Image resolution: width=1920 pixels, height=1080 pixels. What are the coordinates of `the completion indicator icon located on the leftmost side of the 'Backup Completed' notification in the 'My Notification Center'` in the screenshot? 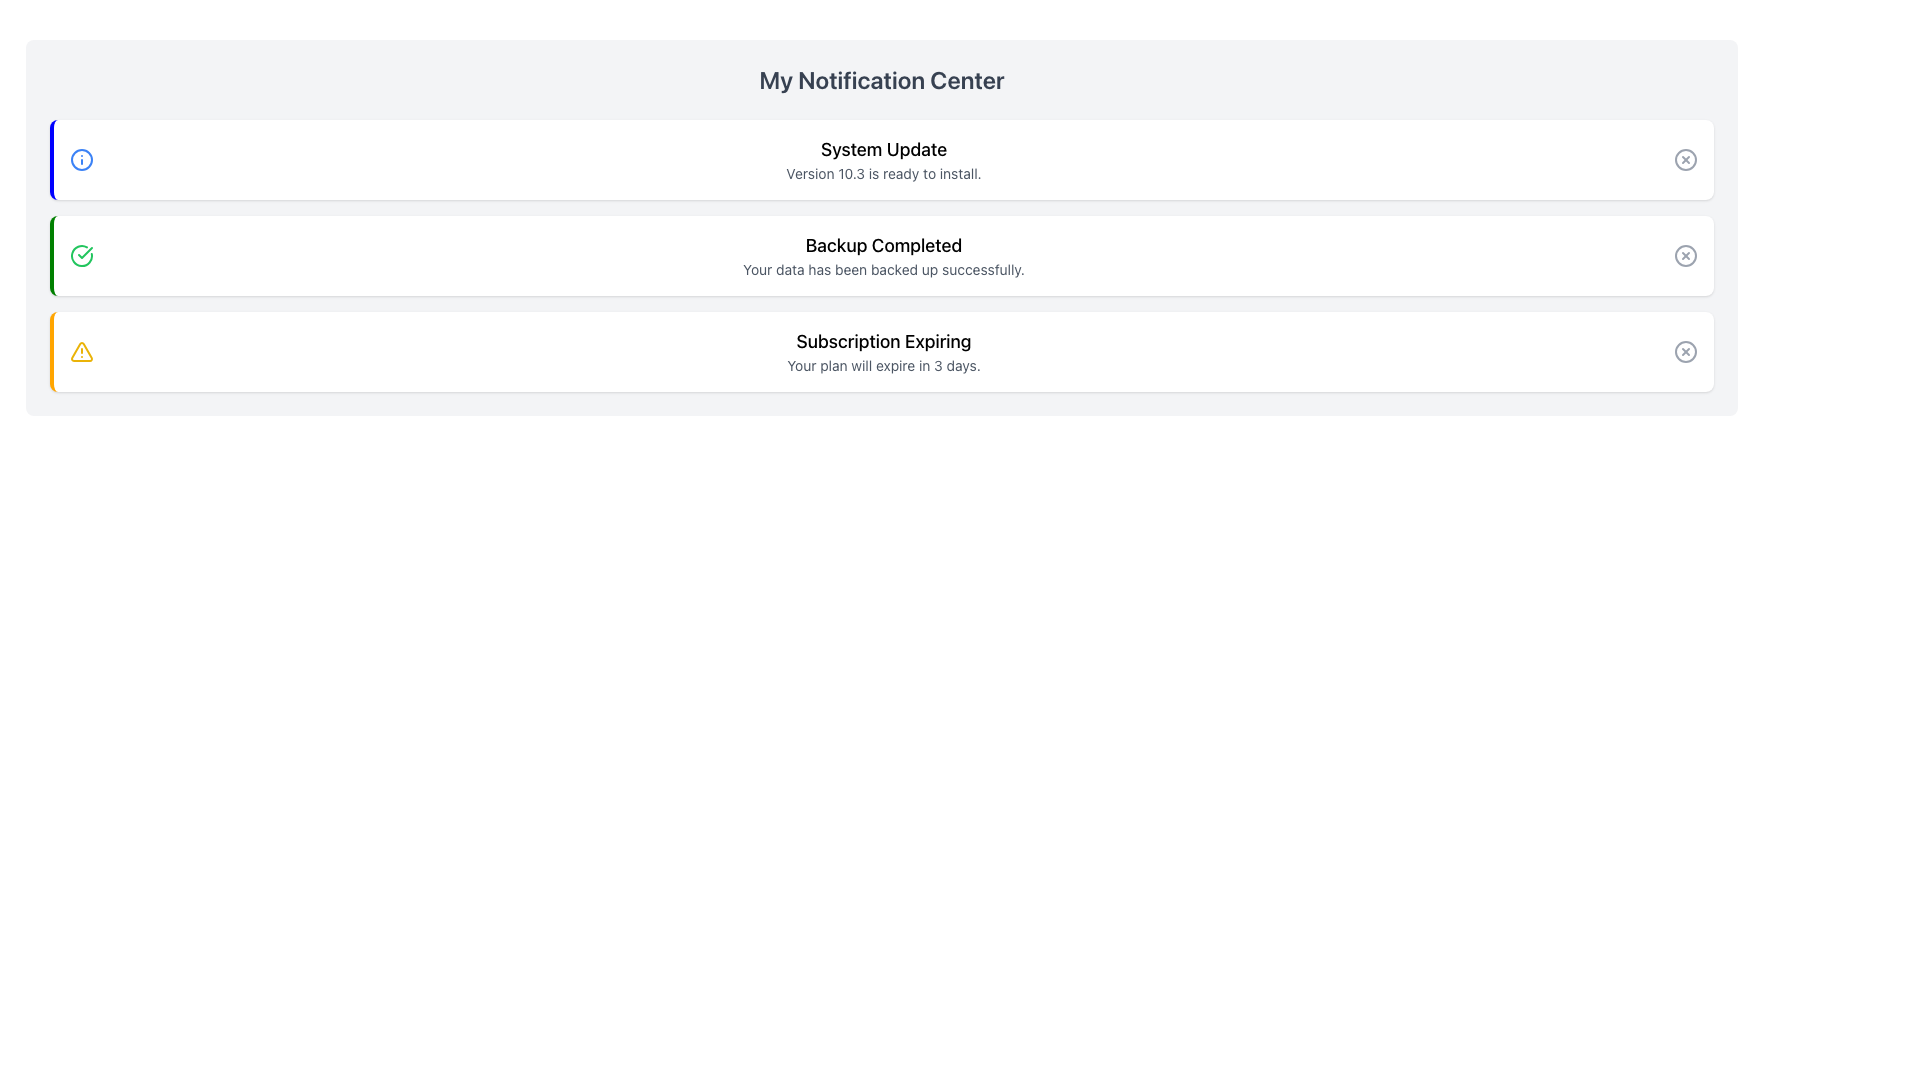 It's located at (80, 254).